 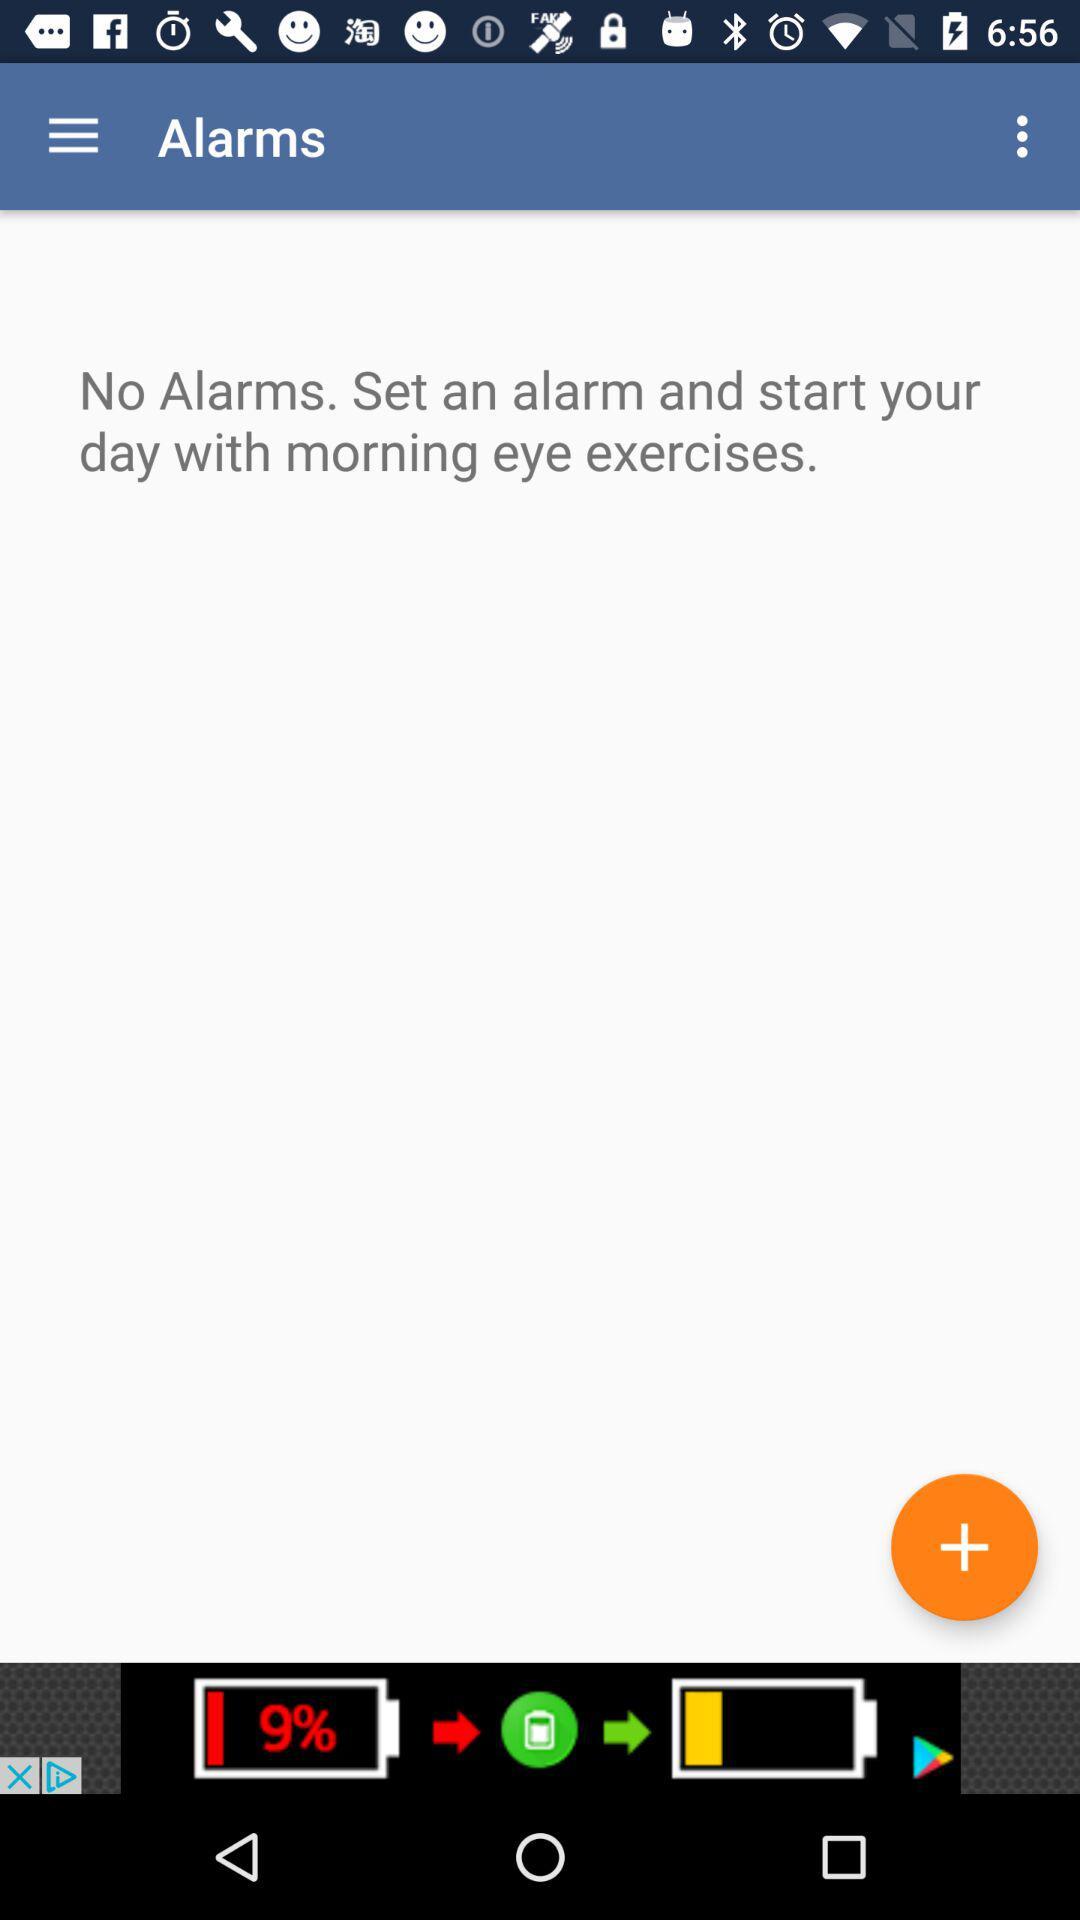 I want to click on link to advertisement, so click(x=540, y=1727).